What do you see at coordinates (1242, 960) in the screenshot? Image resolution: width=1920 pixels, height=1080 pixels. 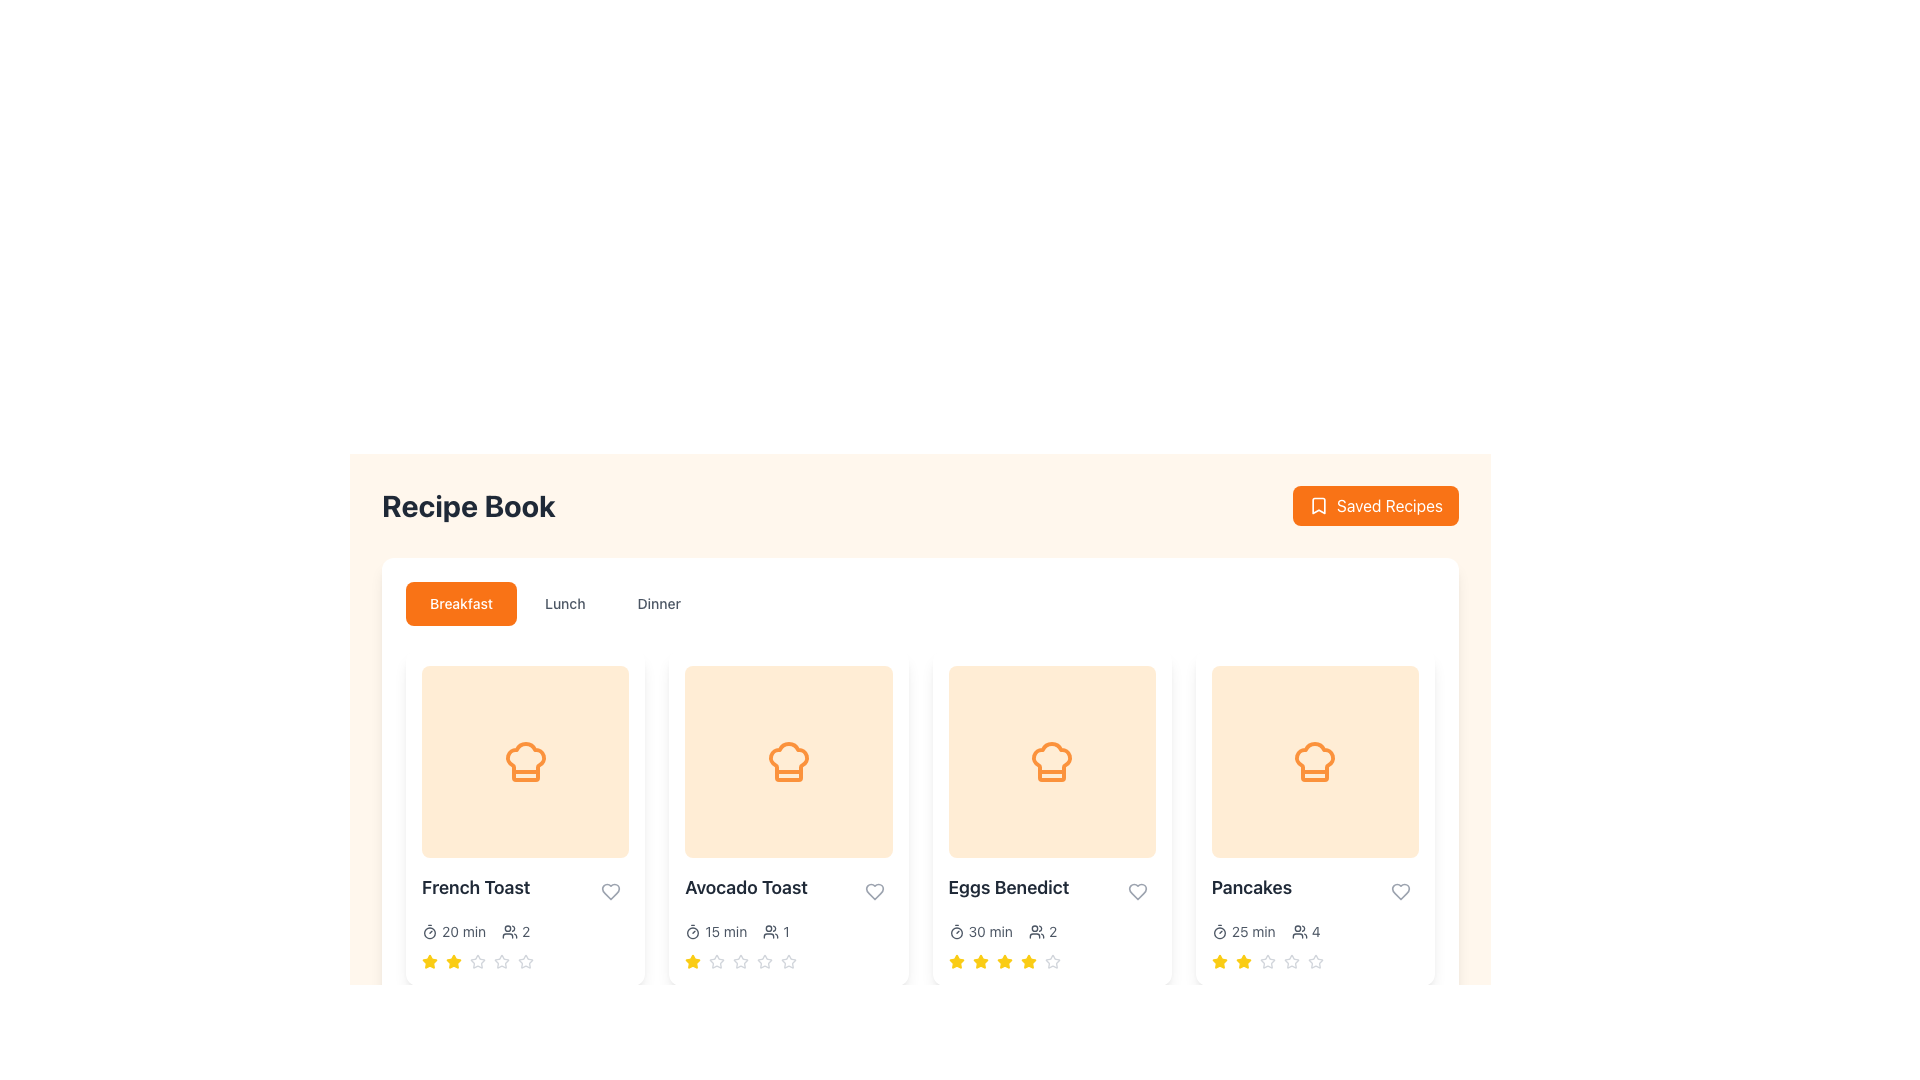 I see `the first star icon in the rating group below the 'Pancakes' card to indicate a rating for the recipe` at bounding box center [1242, 960].